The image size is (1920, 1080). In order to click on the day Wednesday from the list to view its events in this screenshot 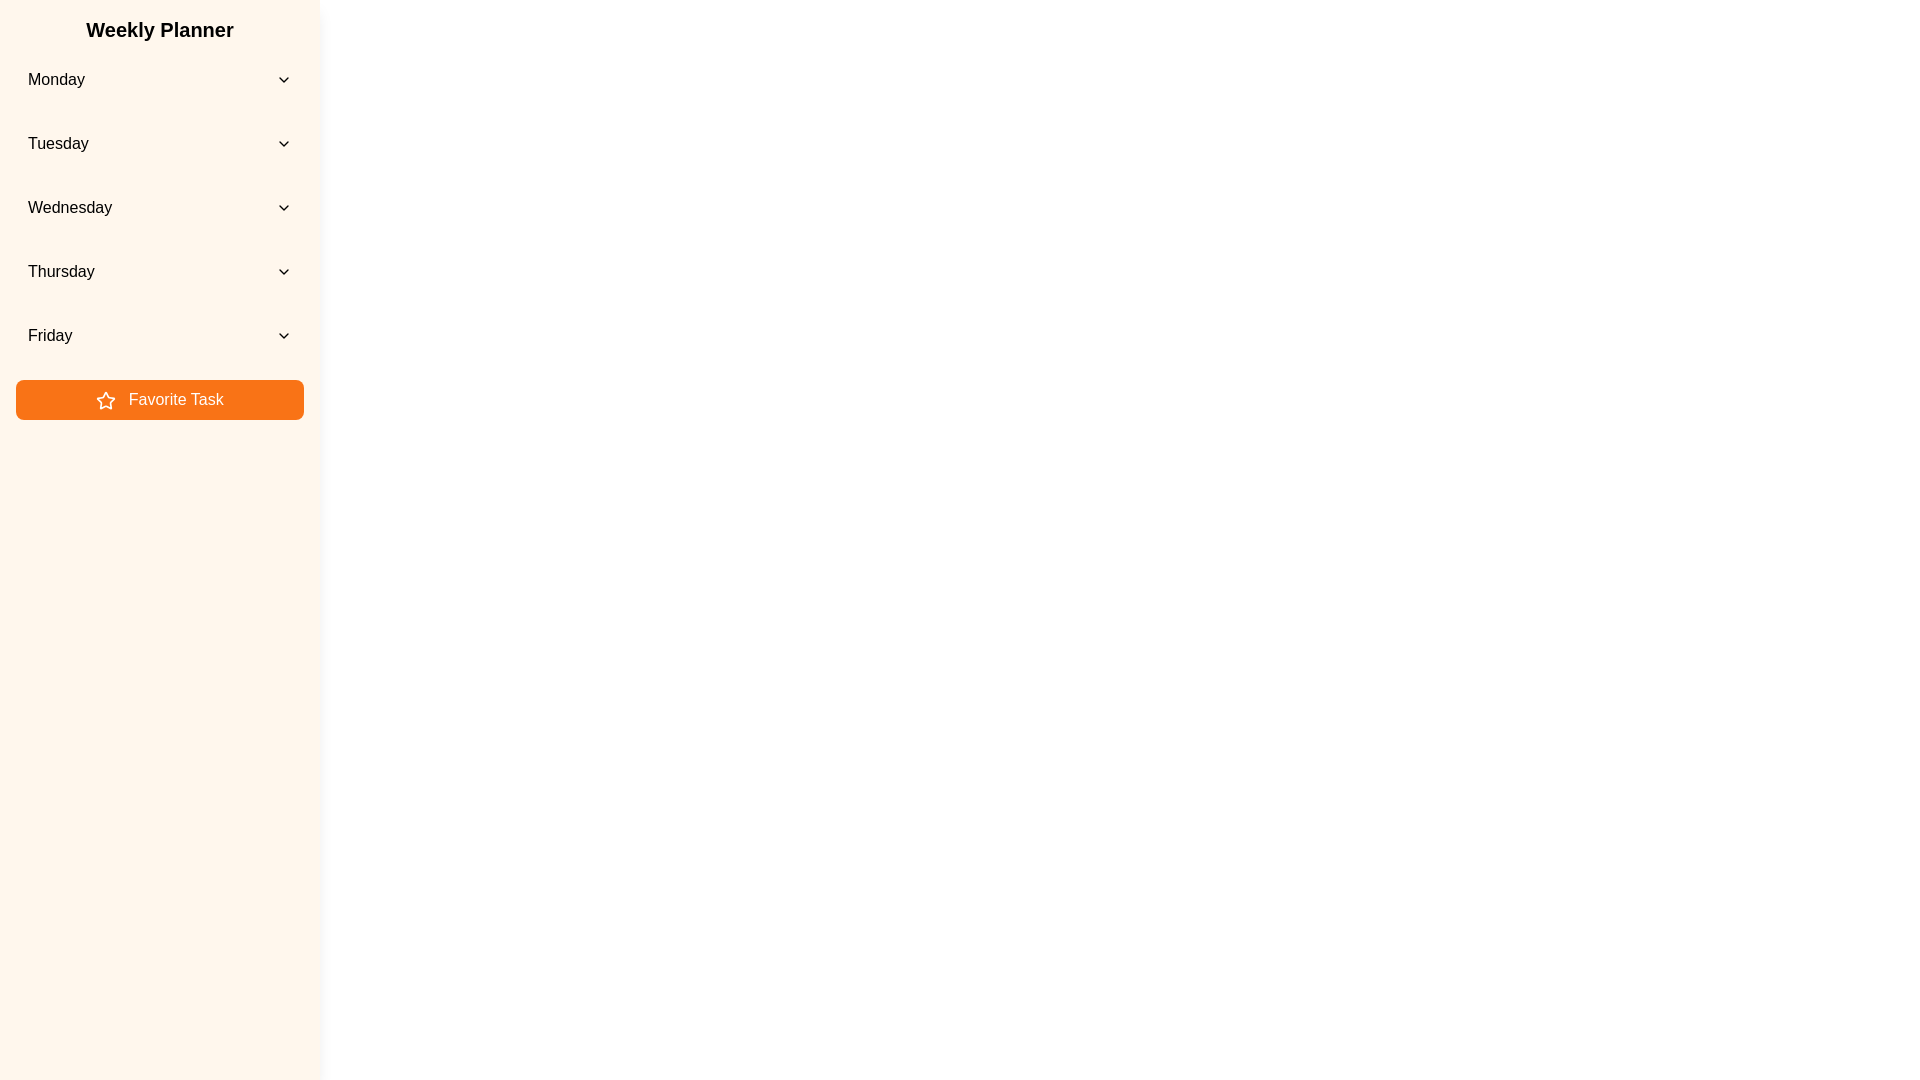, I will do `click(158, 208)`.